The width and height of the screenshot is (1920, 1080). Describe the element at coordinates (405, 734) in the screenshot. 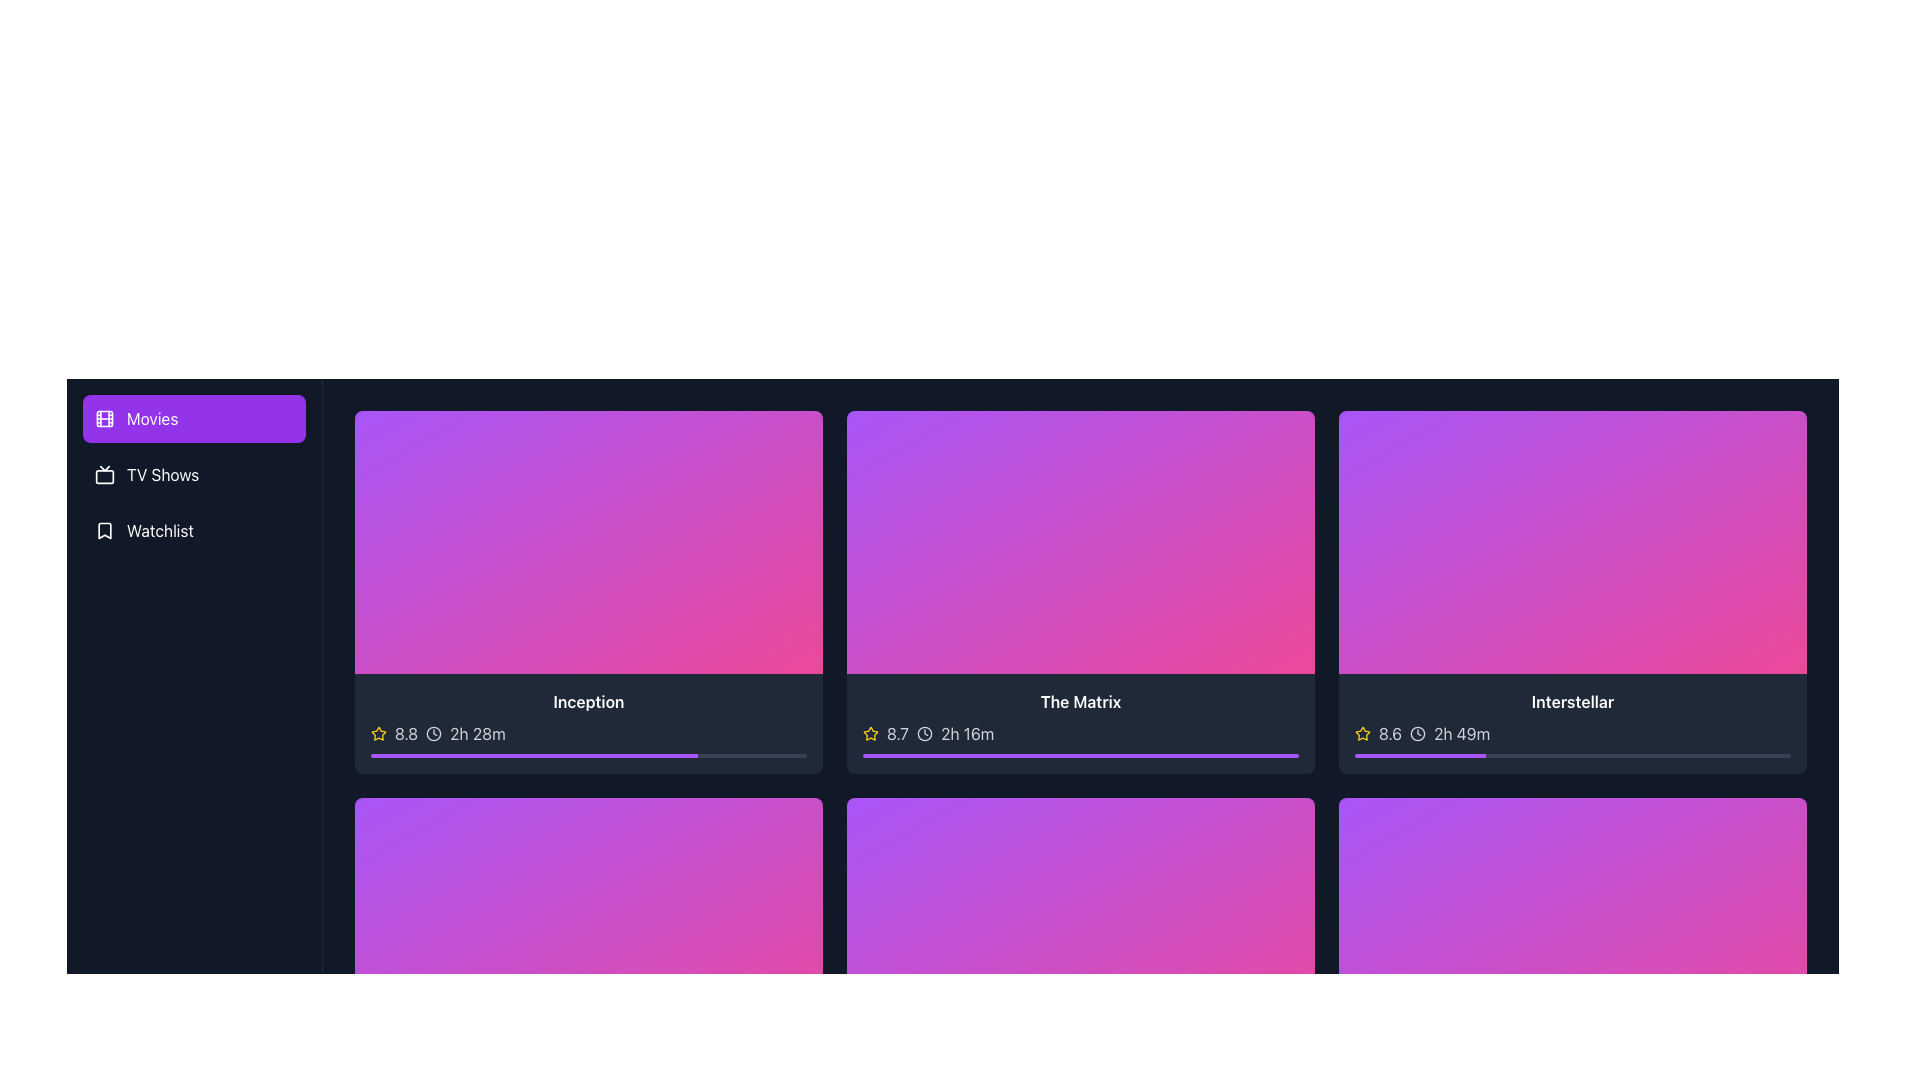

I see `the text label displaying '8.8', which is styled in gray and located to the right of a star icon in the bottom-left part of the card for the movie 'Inception'` at that location.